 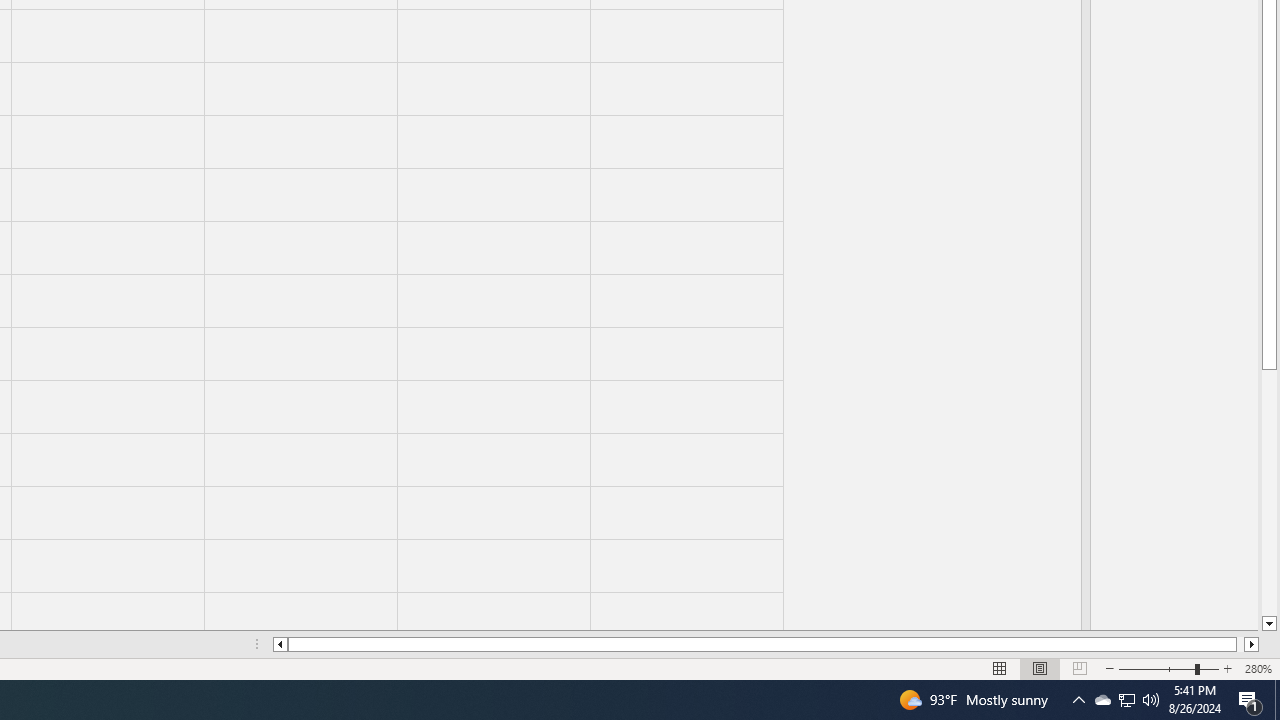 What do you see at coordinates (1157, 669) in the screenshot?
I see `'Zoom Out'` at bounding box center [1157, 669].